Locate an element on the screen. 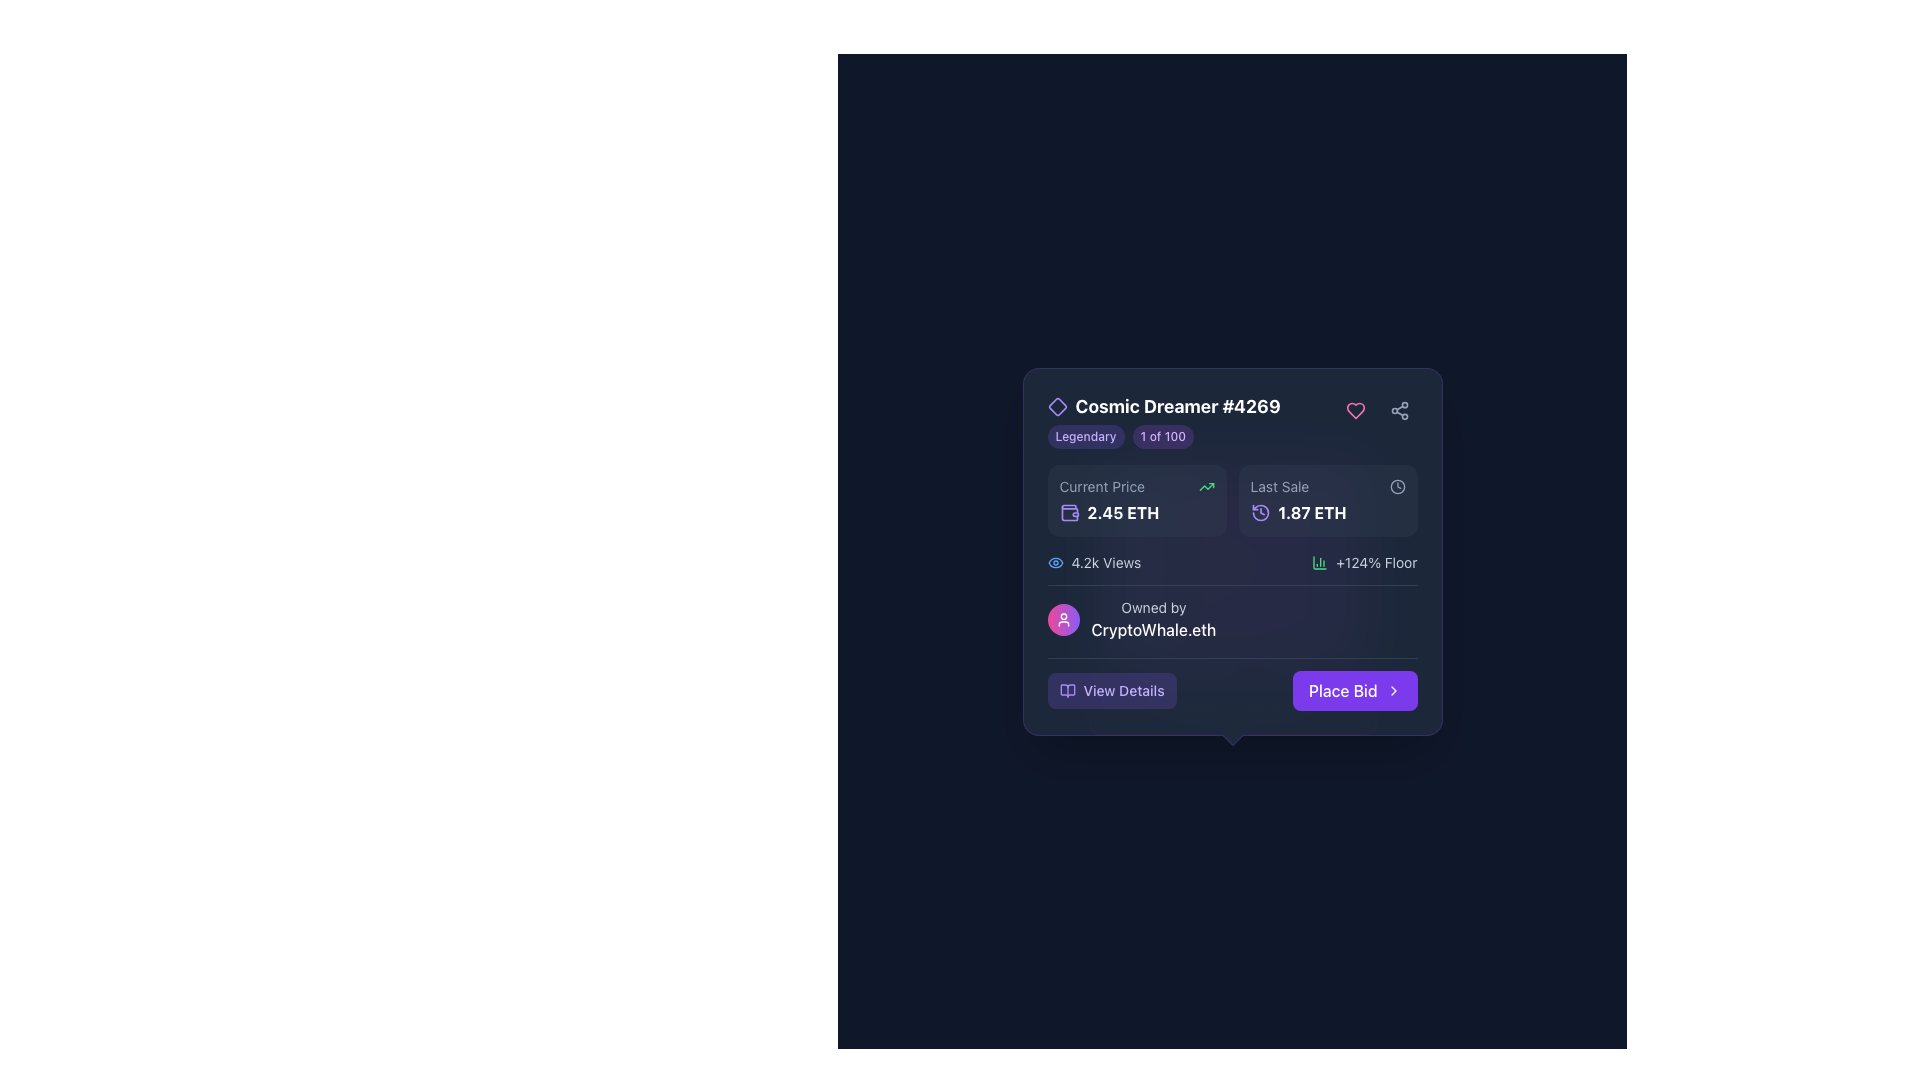 Image resolution: width=1920 pixels, height=1080 pixels. the information displayed in the 'Last Sale' section, specifically the Label showing '1.87 ETH' with a clock icon to its left is located at coordinates (1328, 512).